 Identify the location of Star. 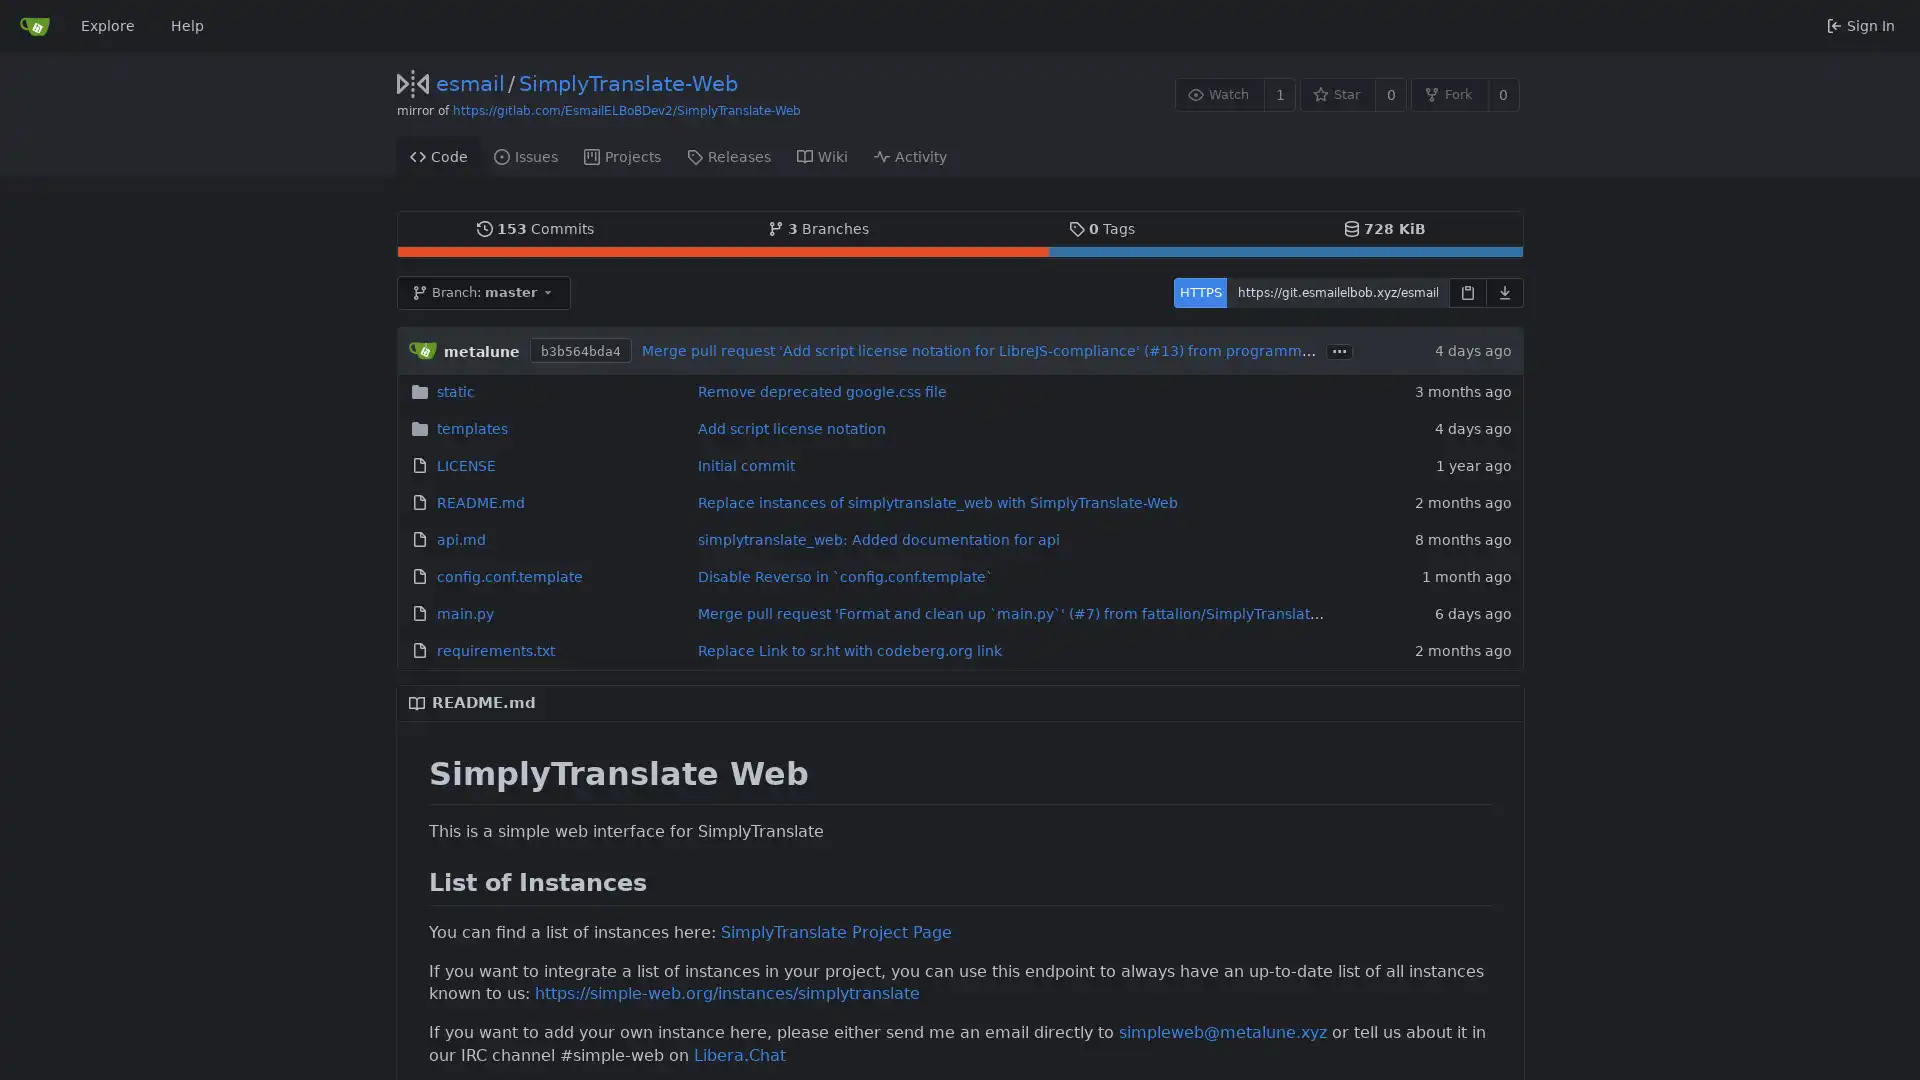
(1337, 94).